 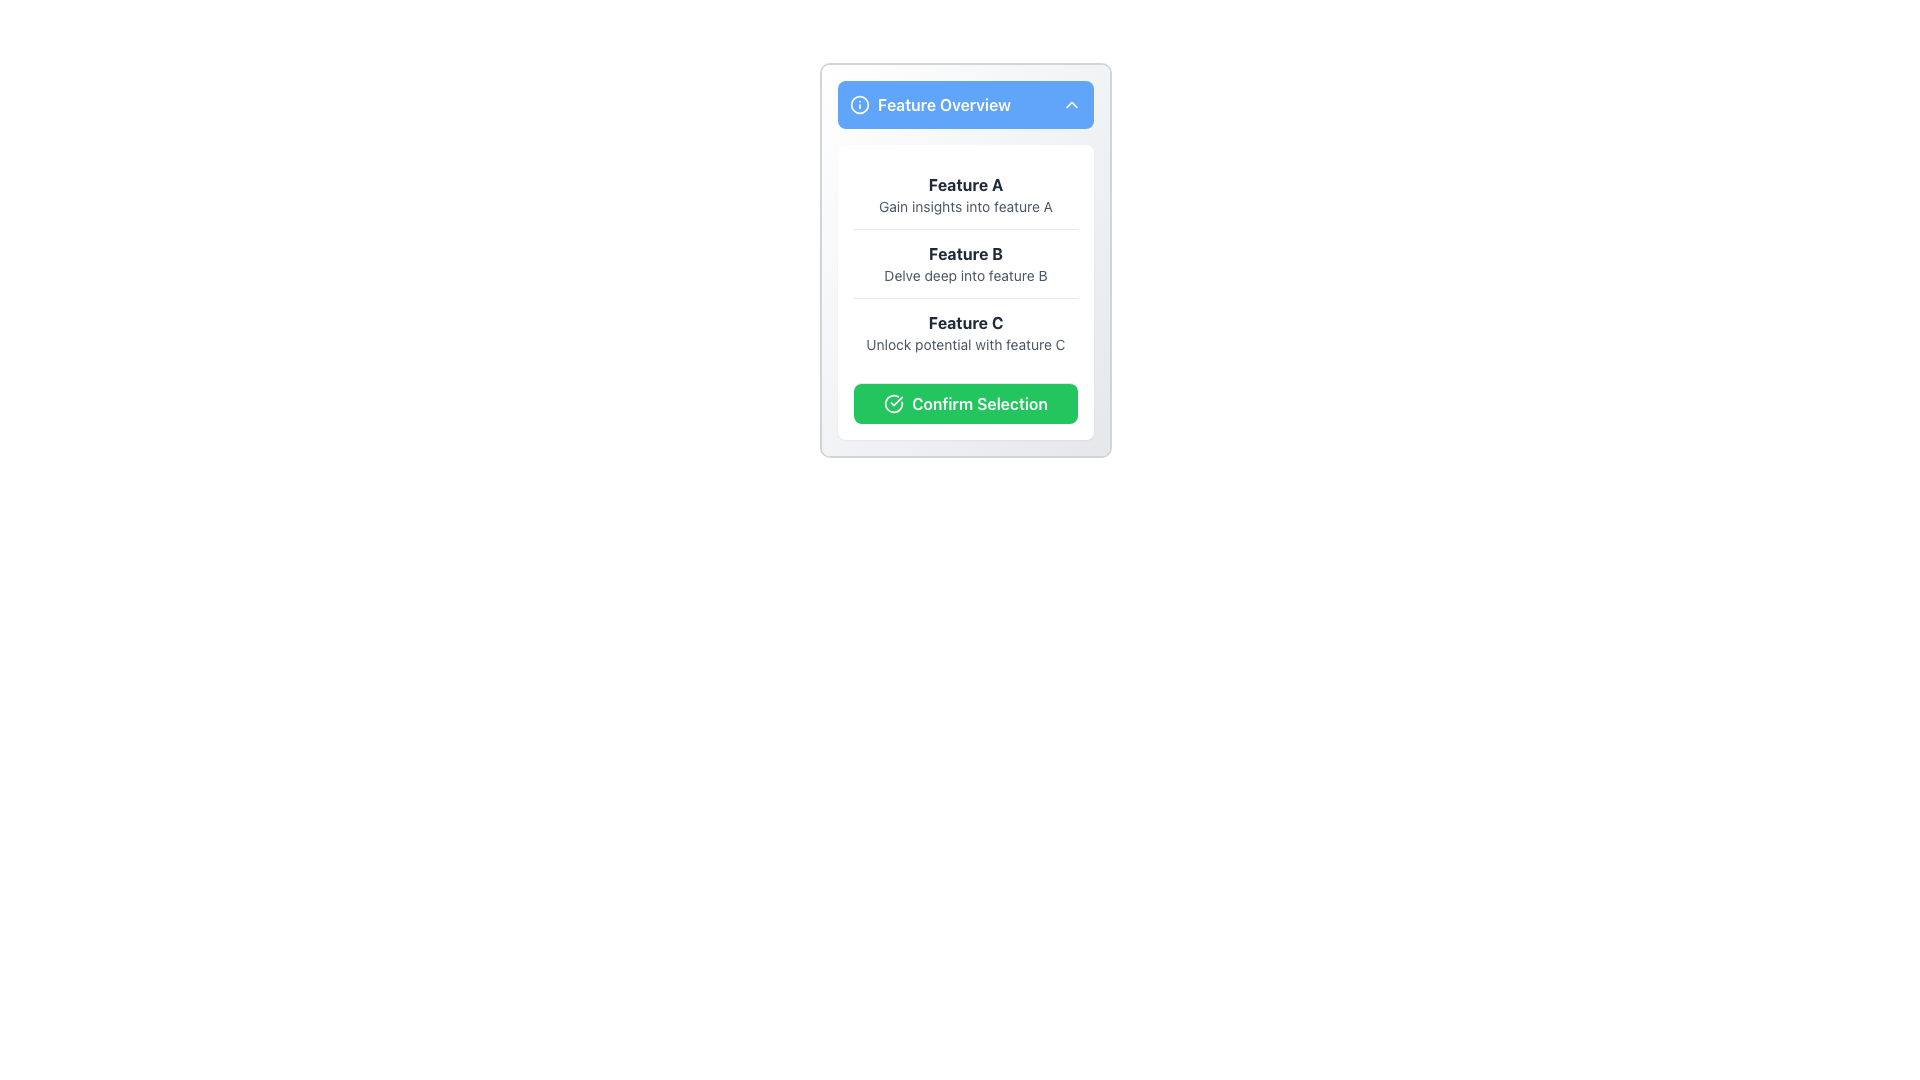 I want to click on the Text Label that serves as a title for 'Feature C', which is positioned below 'Feature B' and above the description text, so click(x=965, y=322).